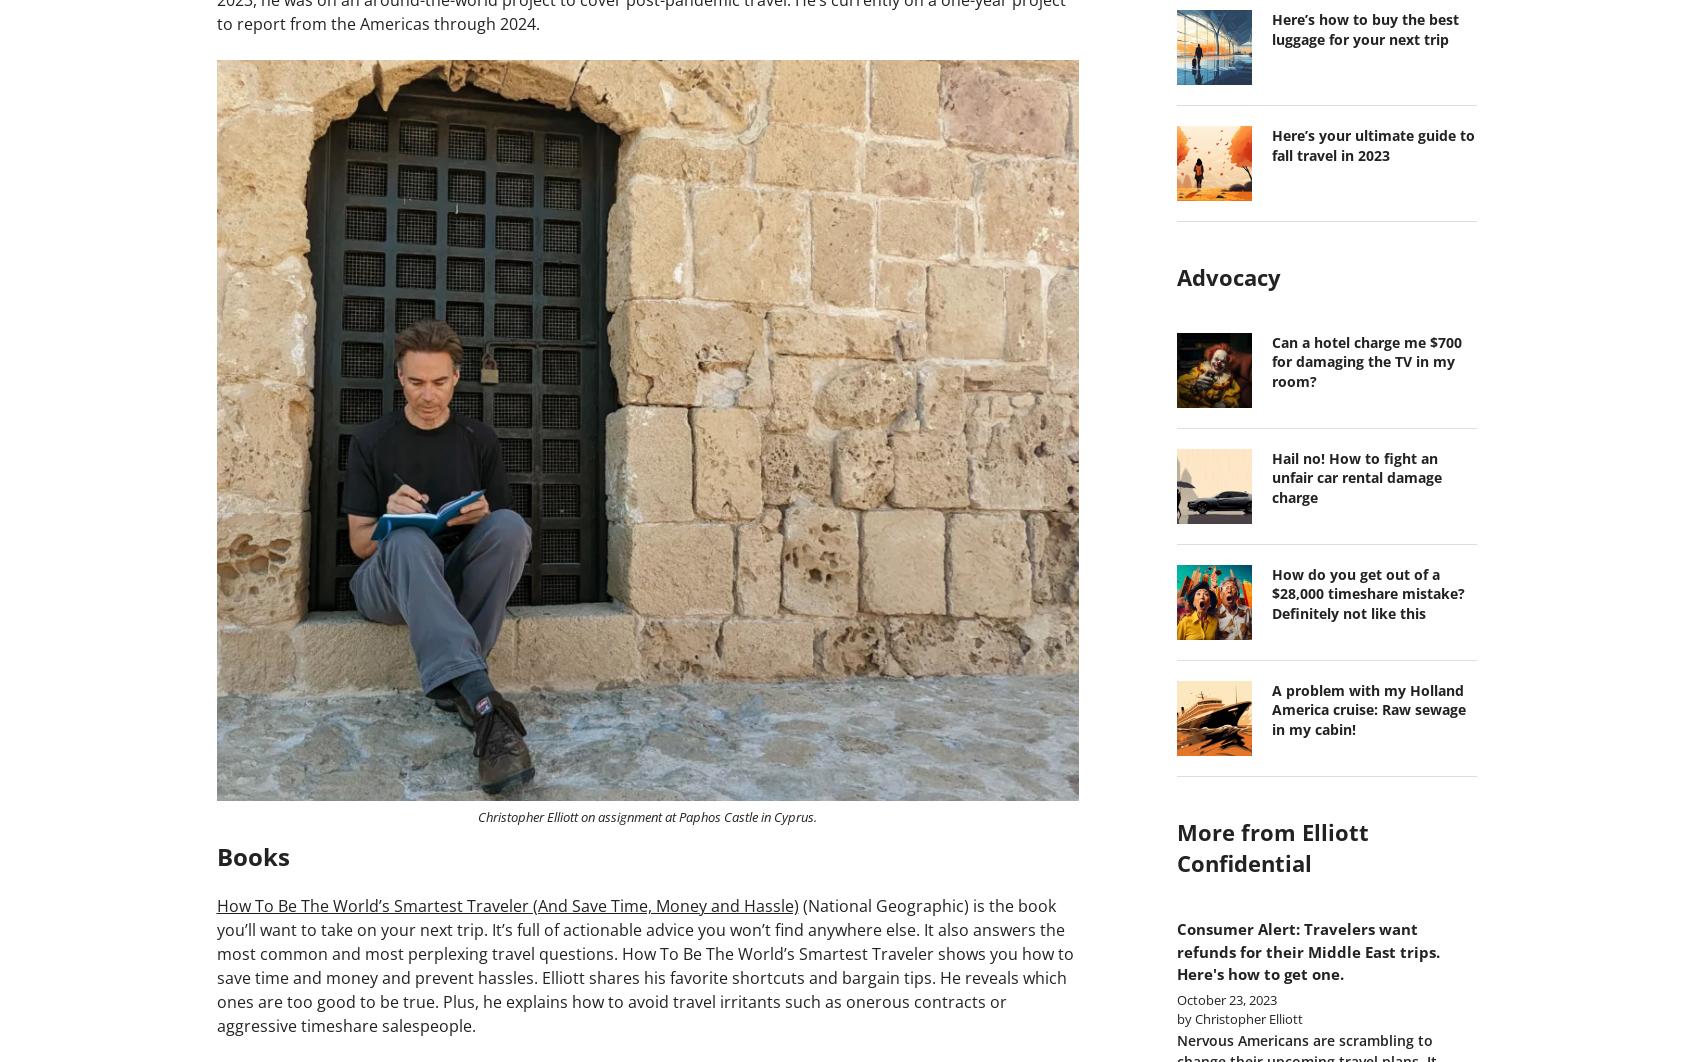 This screenshot has width=1693, height=1062. Describe the element at coordinates (644, 964) in the screenshot. I see `'(National Geographic) is the book you’ll want to take on your next trip. It’s full of actionable advice you won’t find anywhere else. It also answers the most common and most perplexing travel questions. How To Be The World’s Smartest Traveler shows you how to save time and money and prevent hassles. Elliott shares his favorite shortcuts and bargain tips. He reveals which ones are too good to be true. Plus, he explains how to avoid travel irritants such as onerous contracts or aggressive timeshare salespeople.'` at that location.